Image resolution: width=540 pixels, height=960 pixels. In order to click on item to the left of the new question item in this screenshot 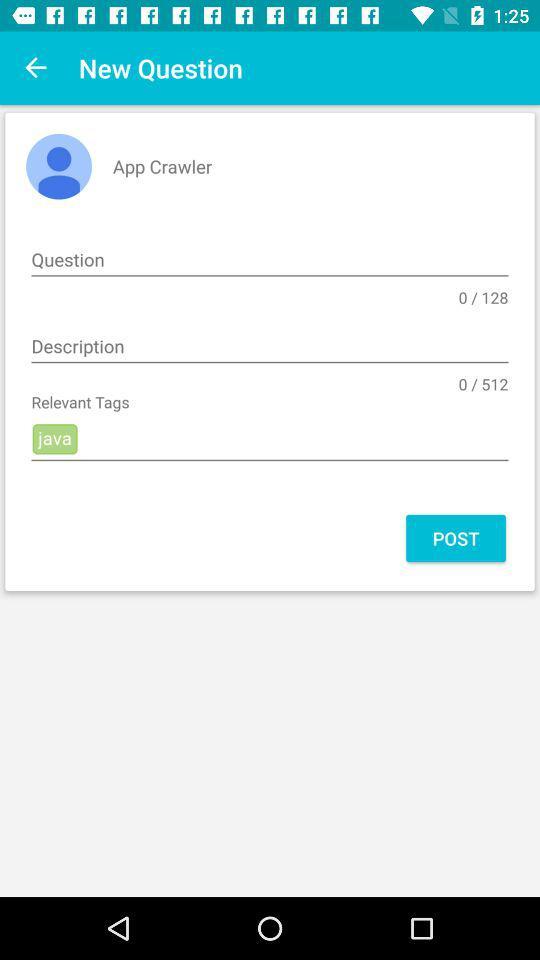, I will do `click(36, 68)`.